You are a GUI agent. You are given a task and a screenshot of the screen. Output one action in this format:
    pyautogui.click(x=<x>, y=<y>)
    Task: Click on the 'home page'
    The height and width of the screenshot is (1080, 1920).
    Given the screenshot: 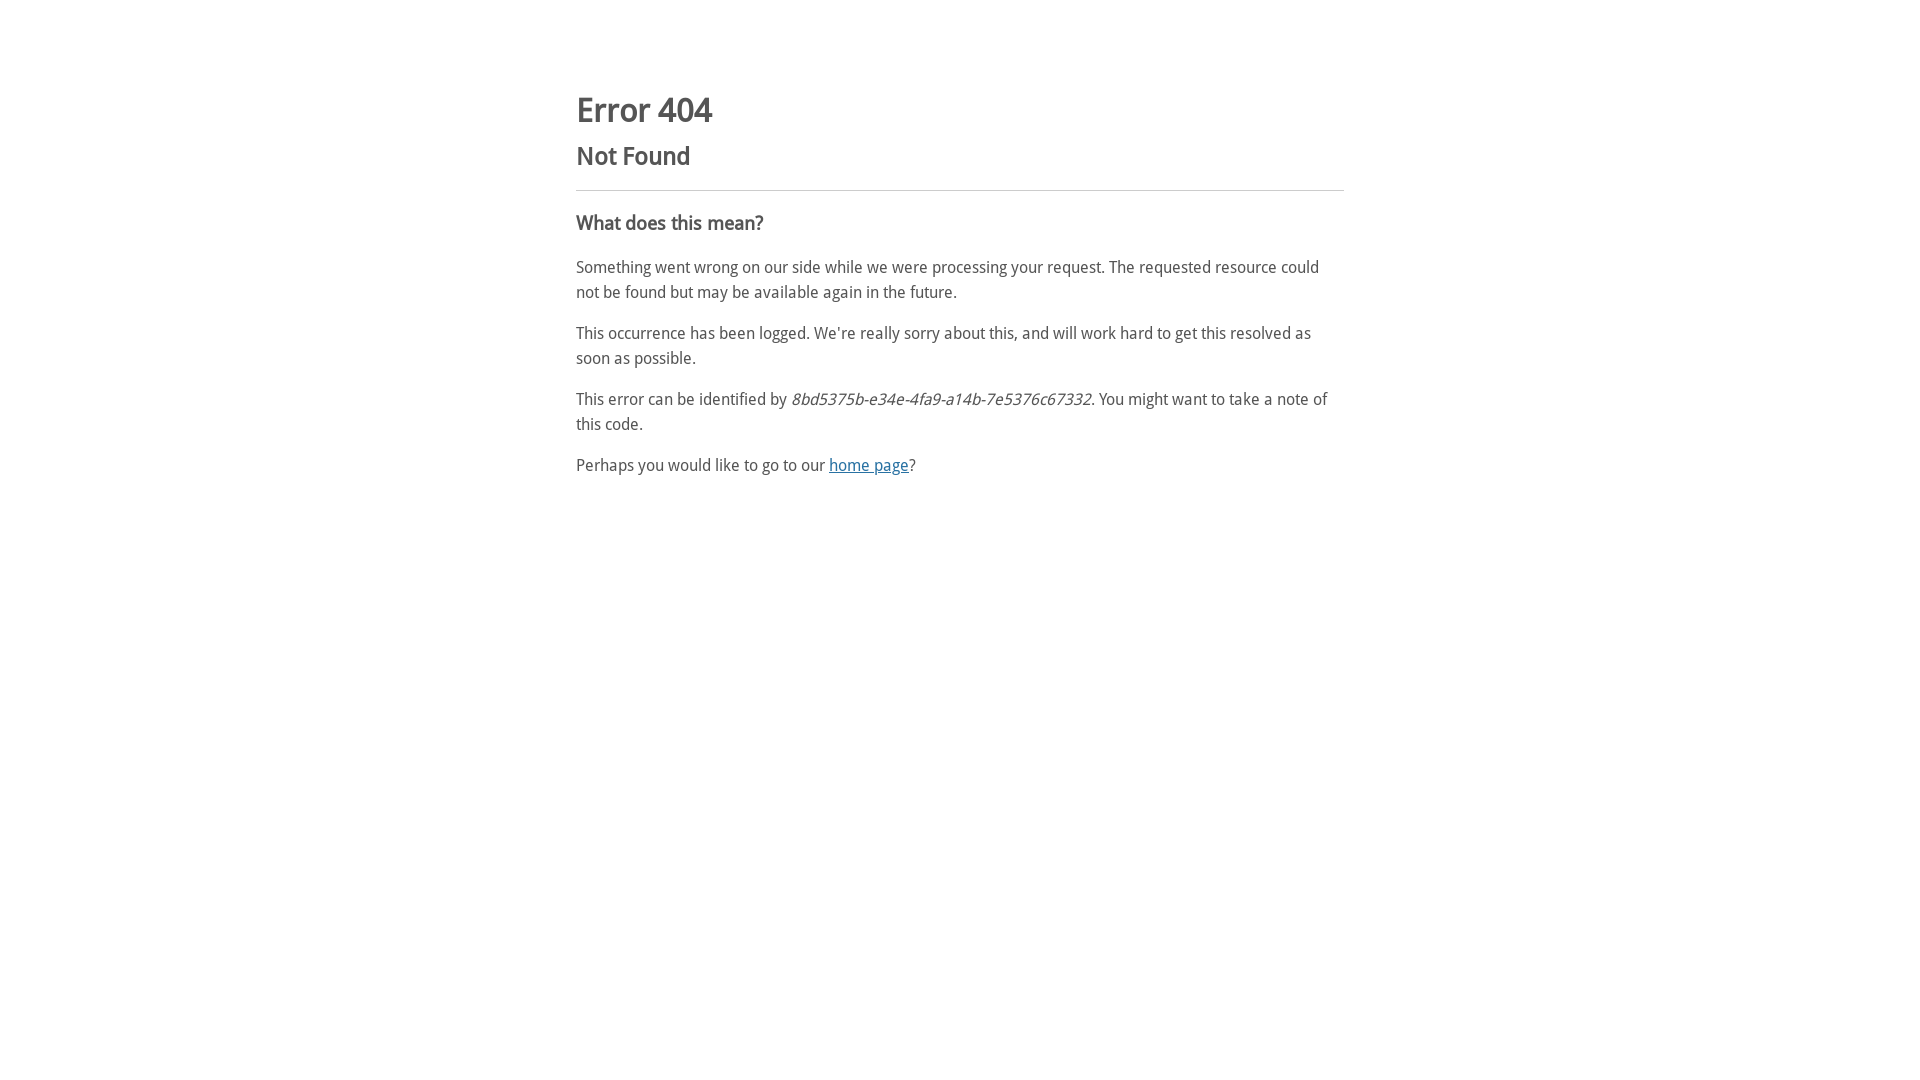 What is the action you would take?
    pyautogui.click(x=868, y=465)
    